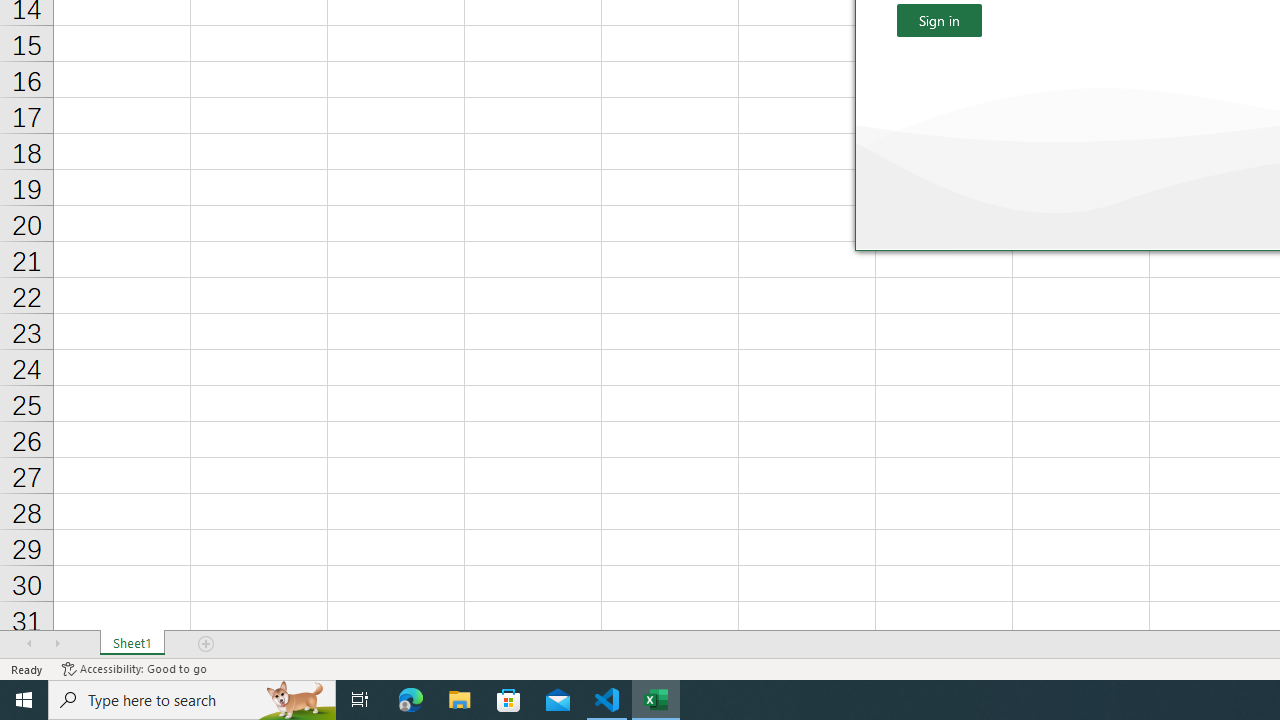 This screenshot has height=720, width=1280. I want to click on 'Scroll Left', so click(29, 644).